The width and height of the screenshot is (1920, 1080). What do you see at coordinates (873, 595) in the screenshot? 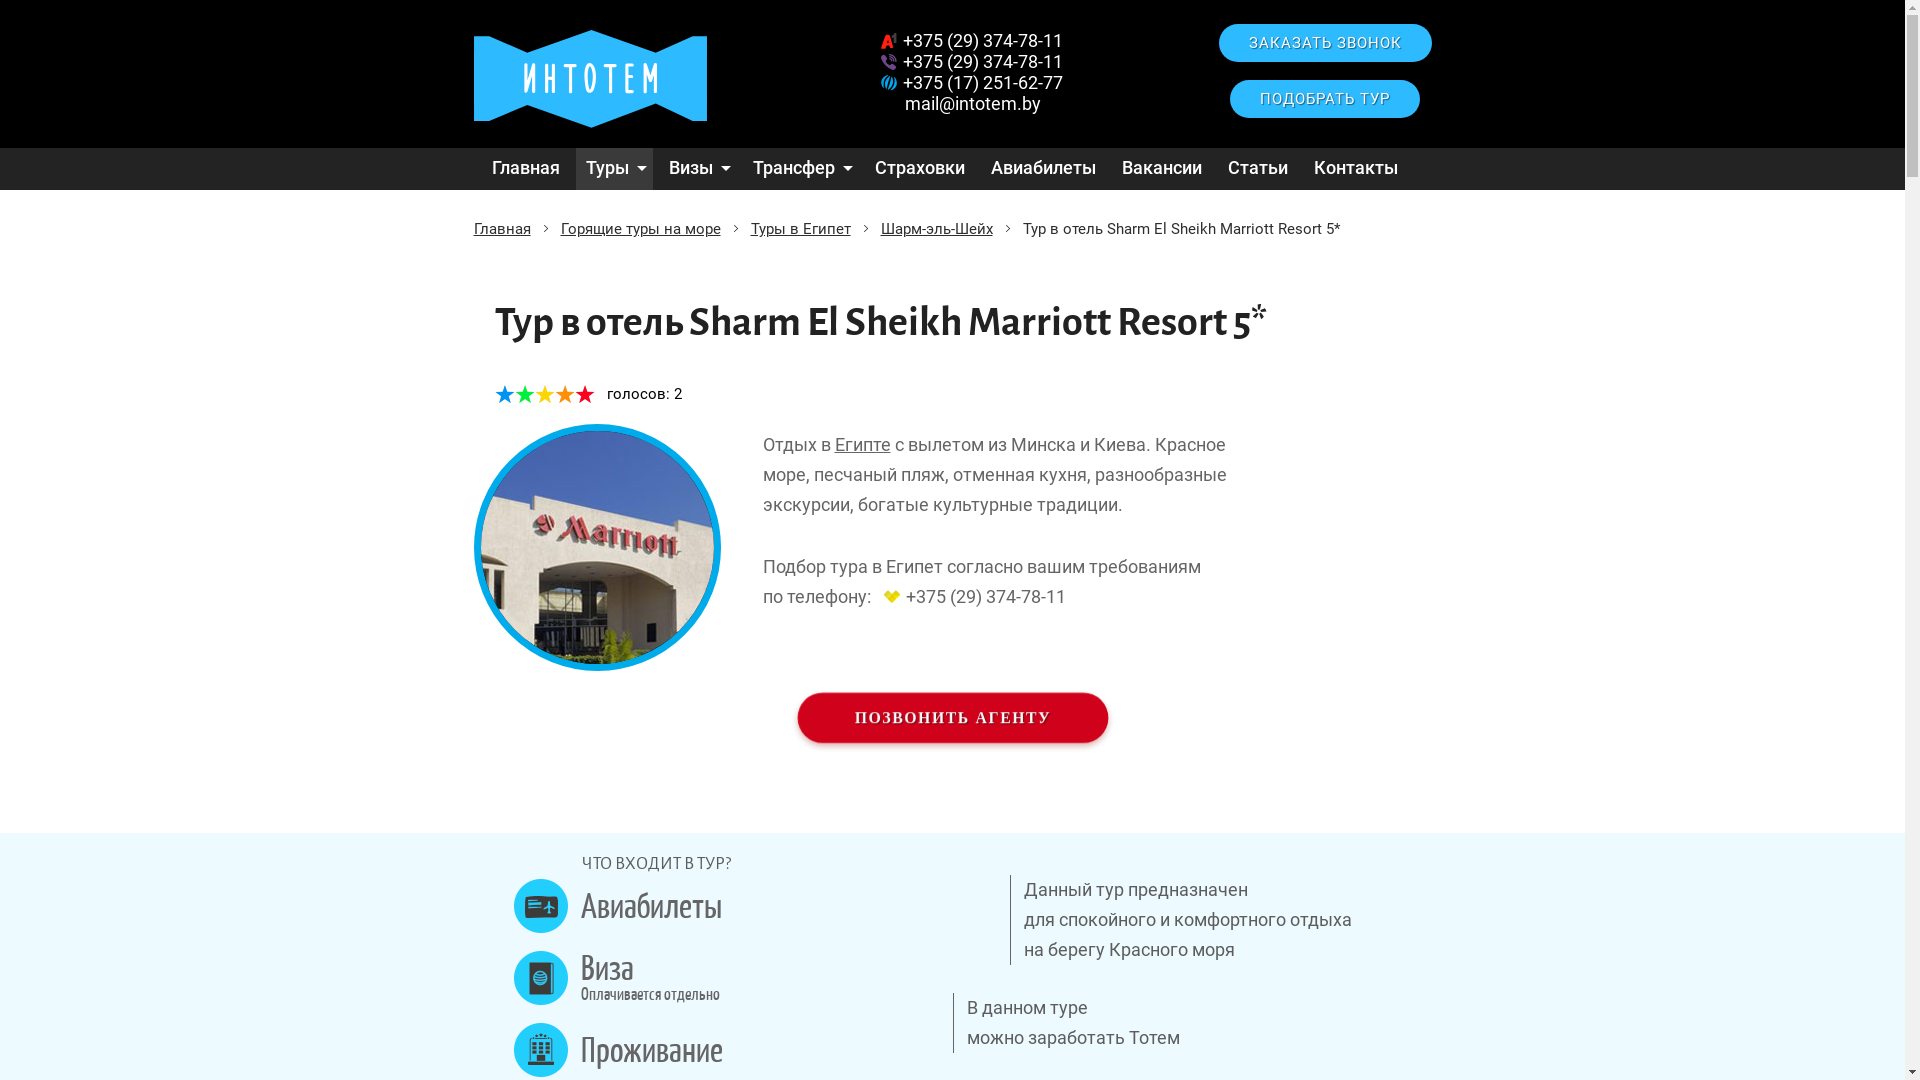
I see `'+375 (29) 374-78-11'` at bounding box center [873, 595].